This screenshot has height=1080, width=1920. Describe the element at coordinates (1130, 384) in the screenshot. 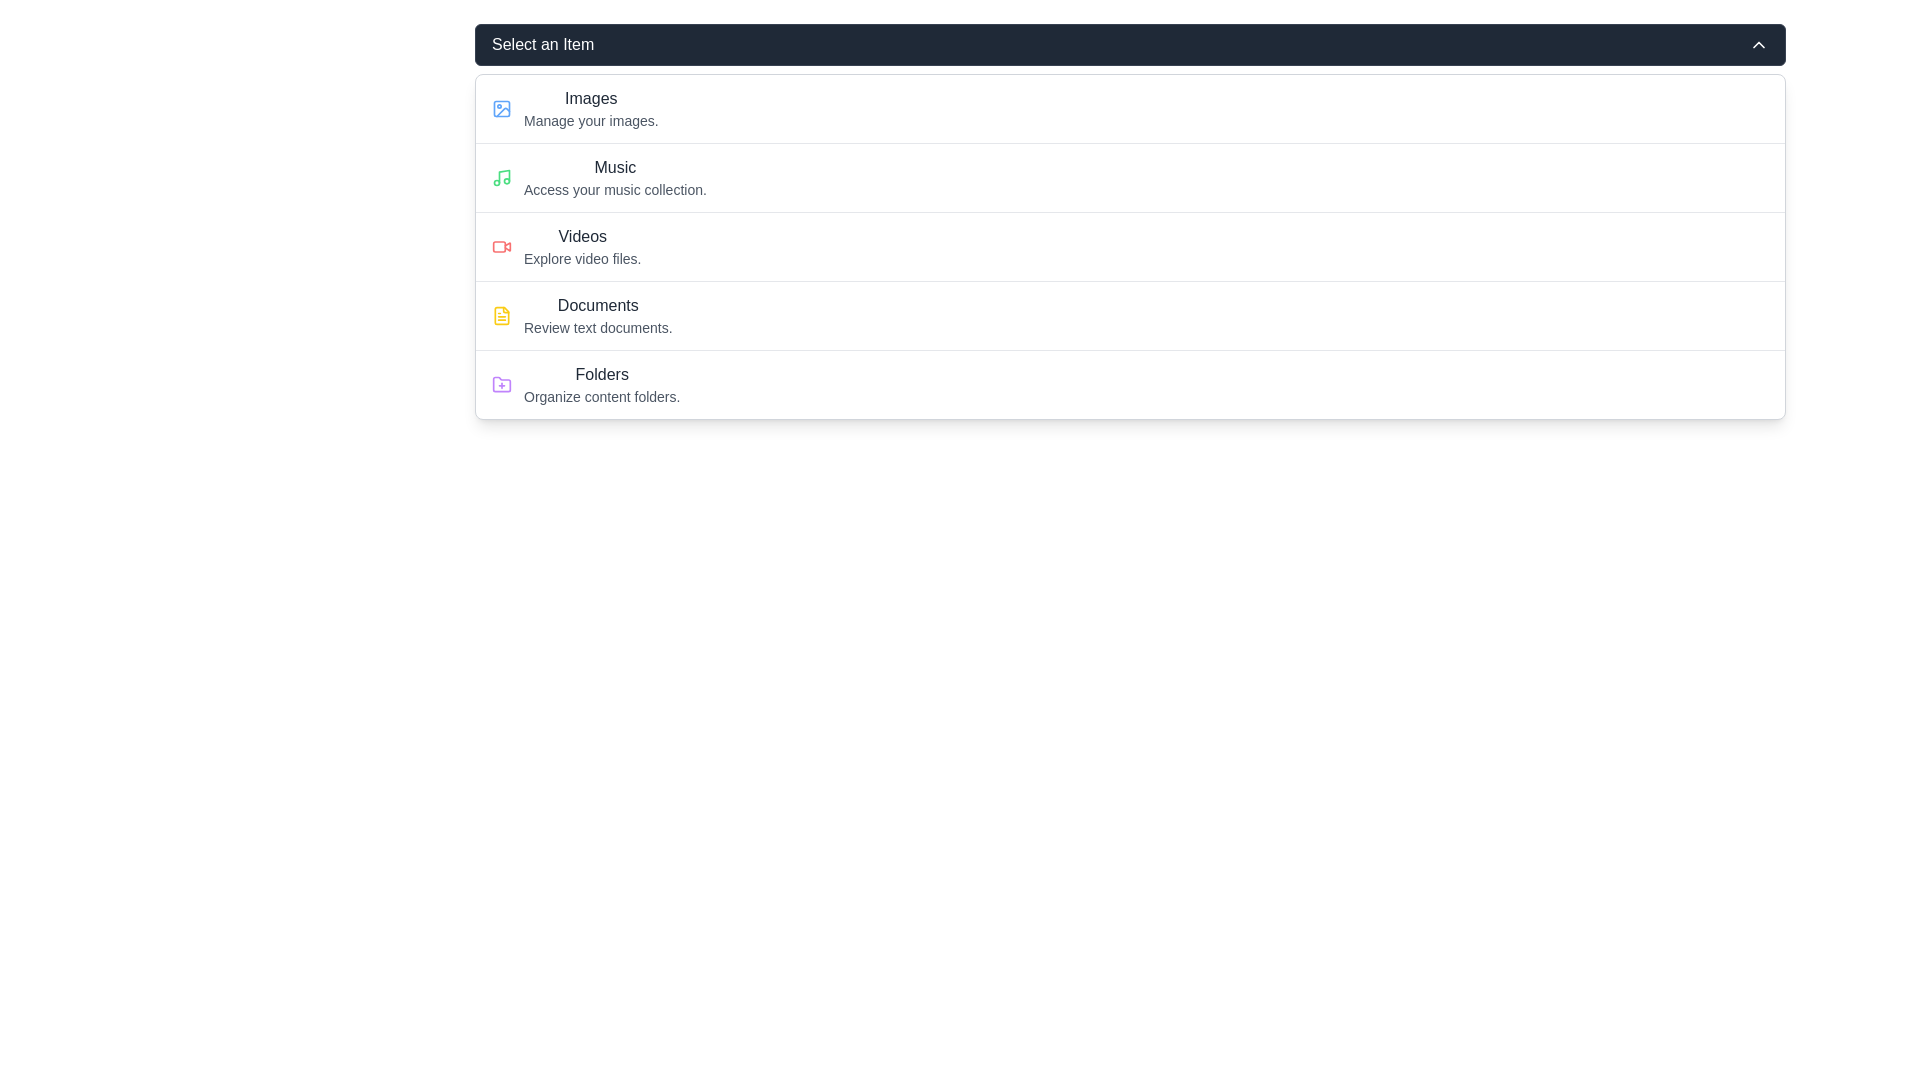

I see `the fifth list item under the 'Select an Item' header` at that location.